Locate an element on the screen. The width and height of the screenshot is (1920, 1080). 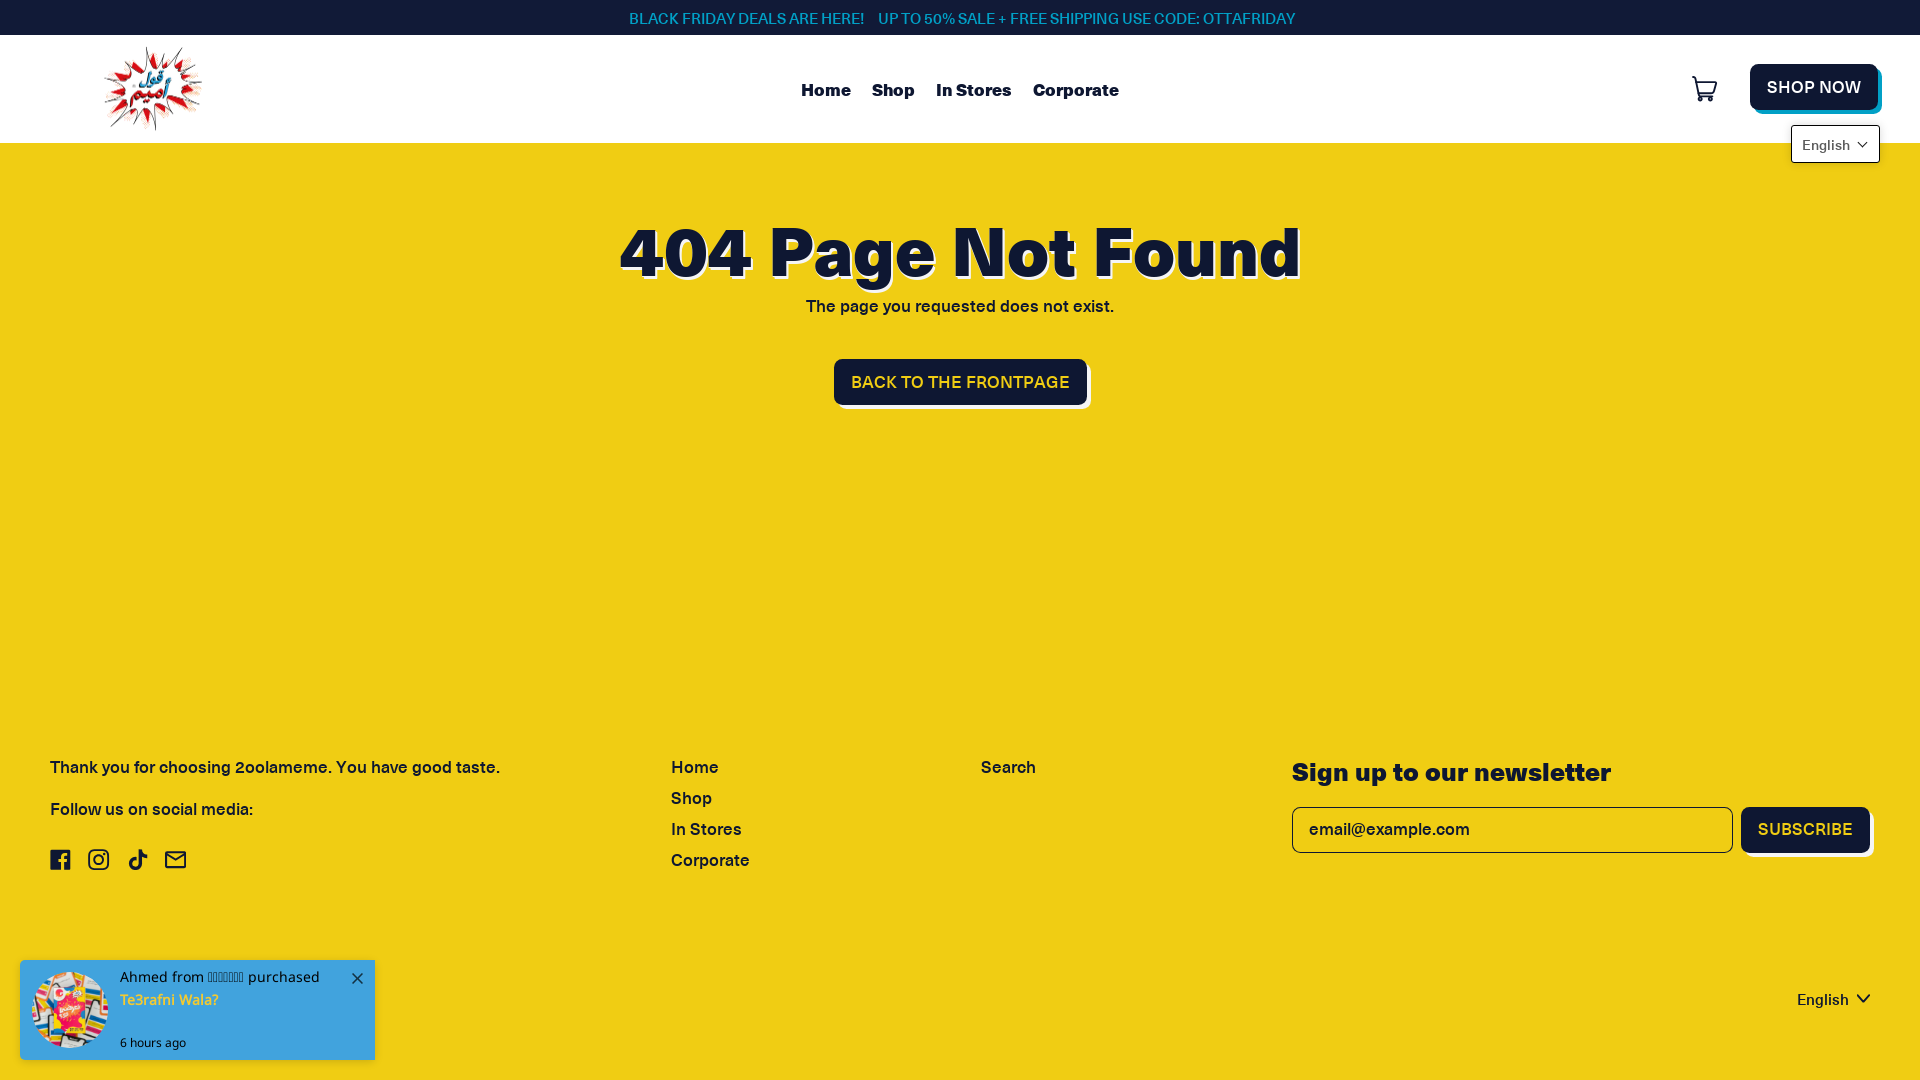
'SHOP NOW' is located at coordinates (1814, 86).